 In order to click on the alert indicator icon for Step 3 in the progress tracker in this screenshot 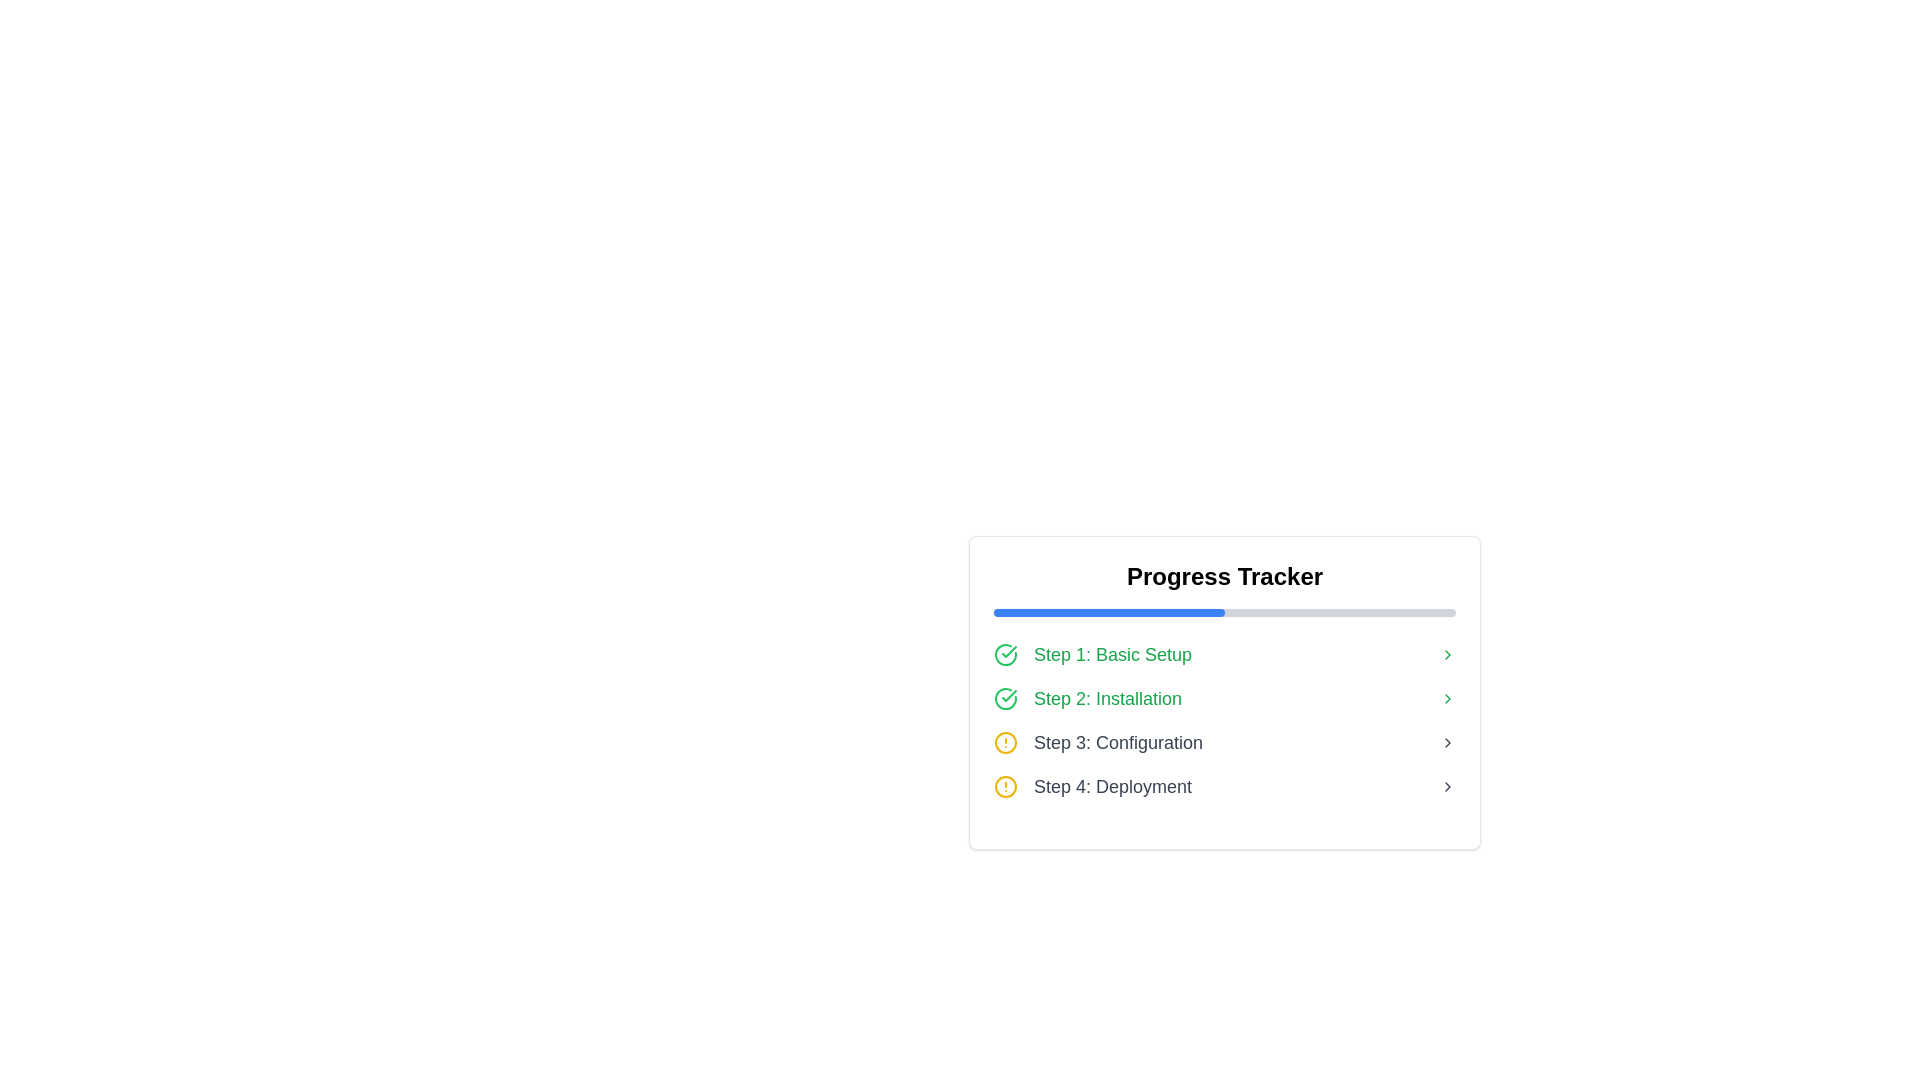, I will do `click(1006, 743)`.